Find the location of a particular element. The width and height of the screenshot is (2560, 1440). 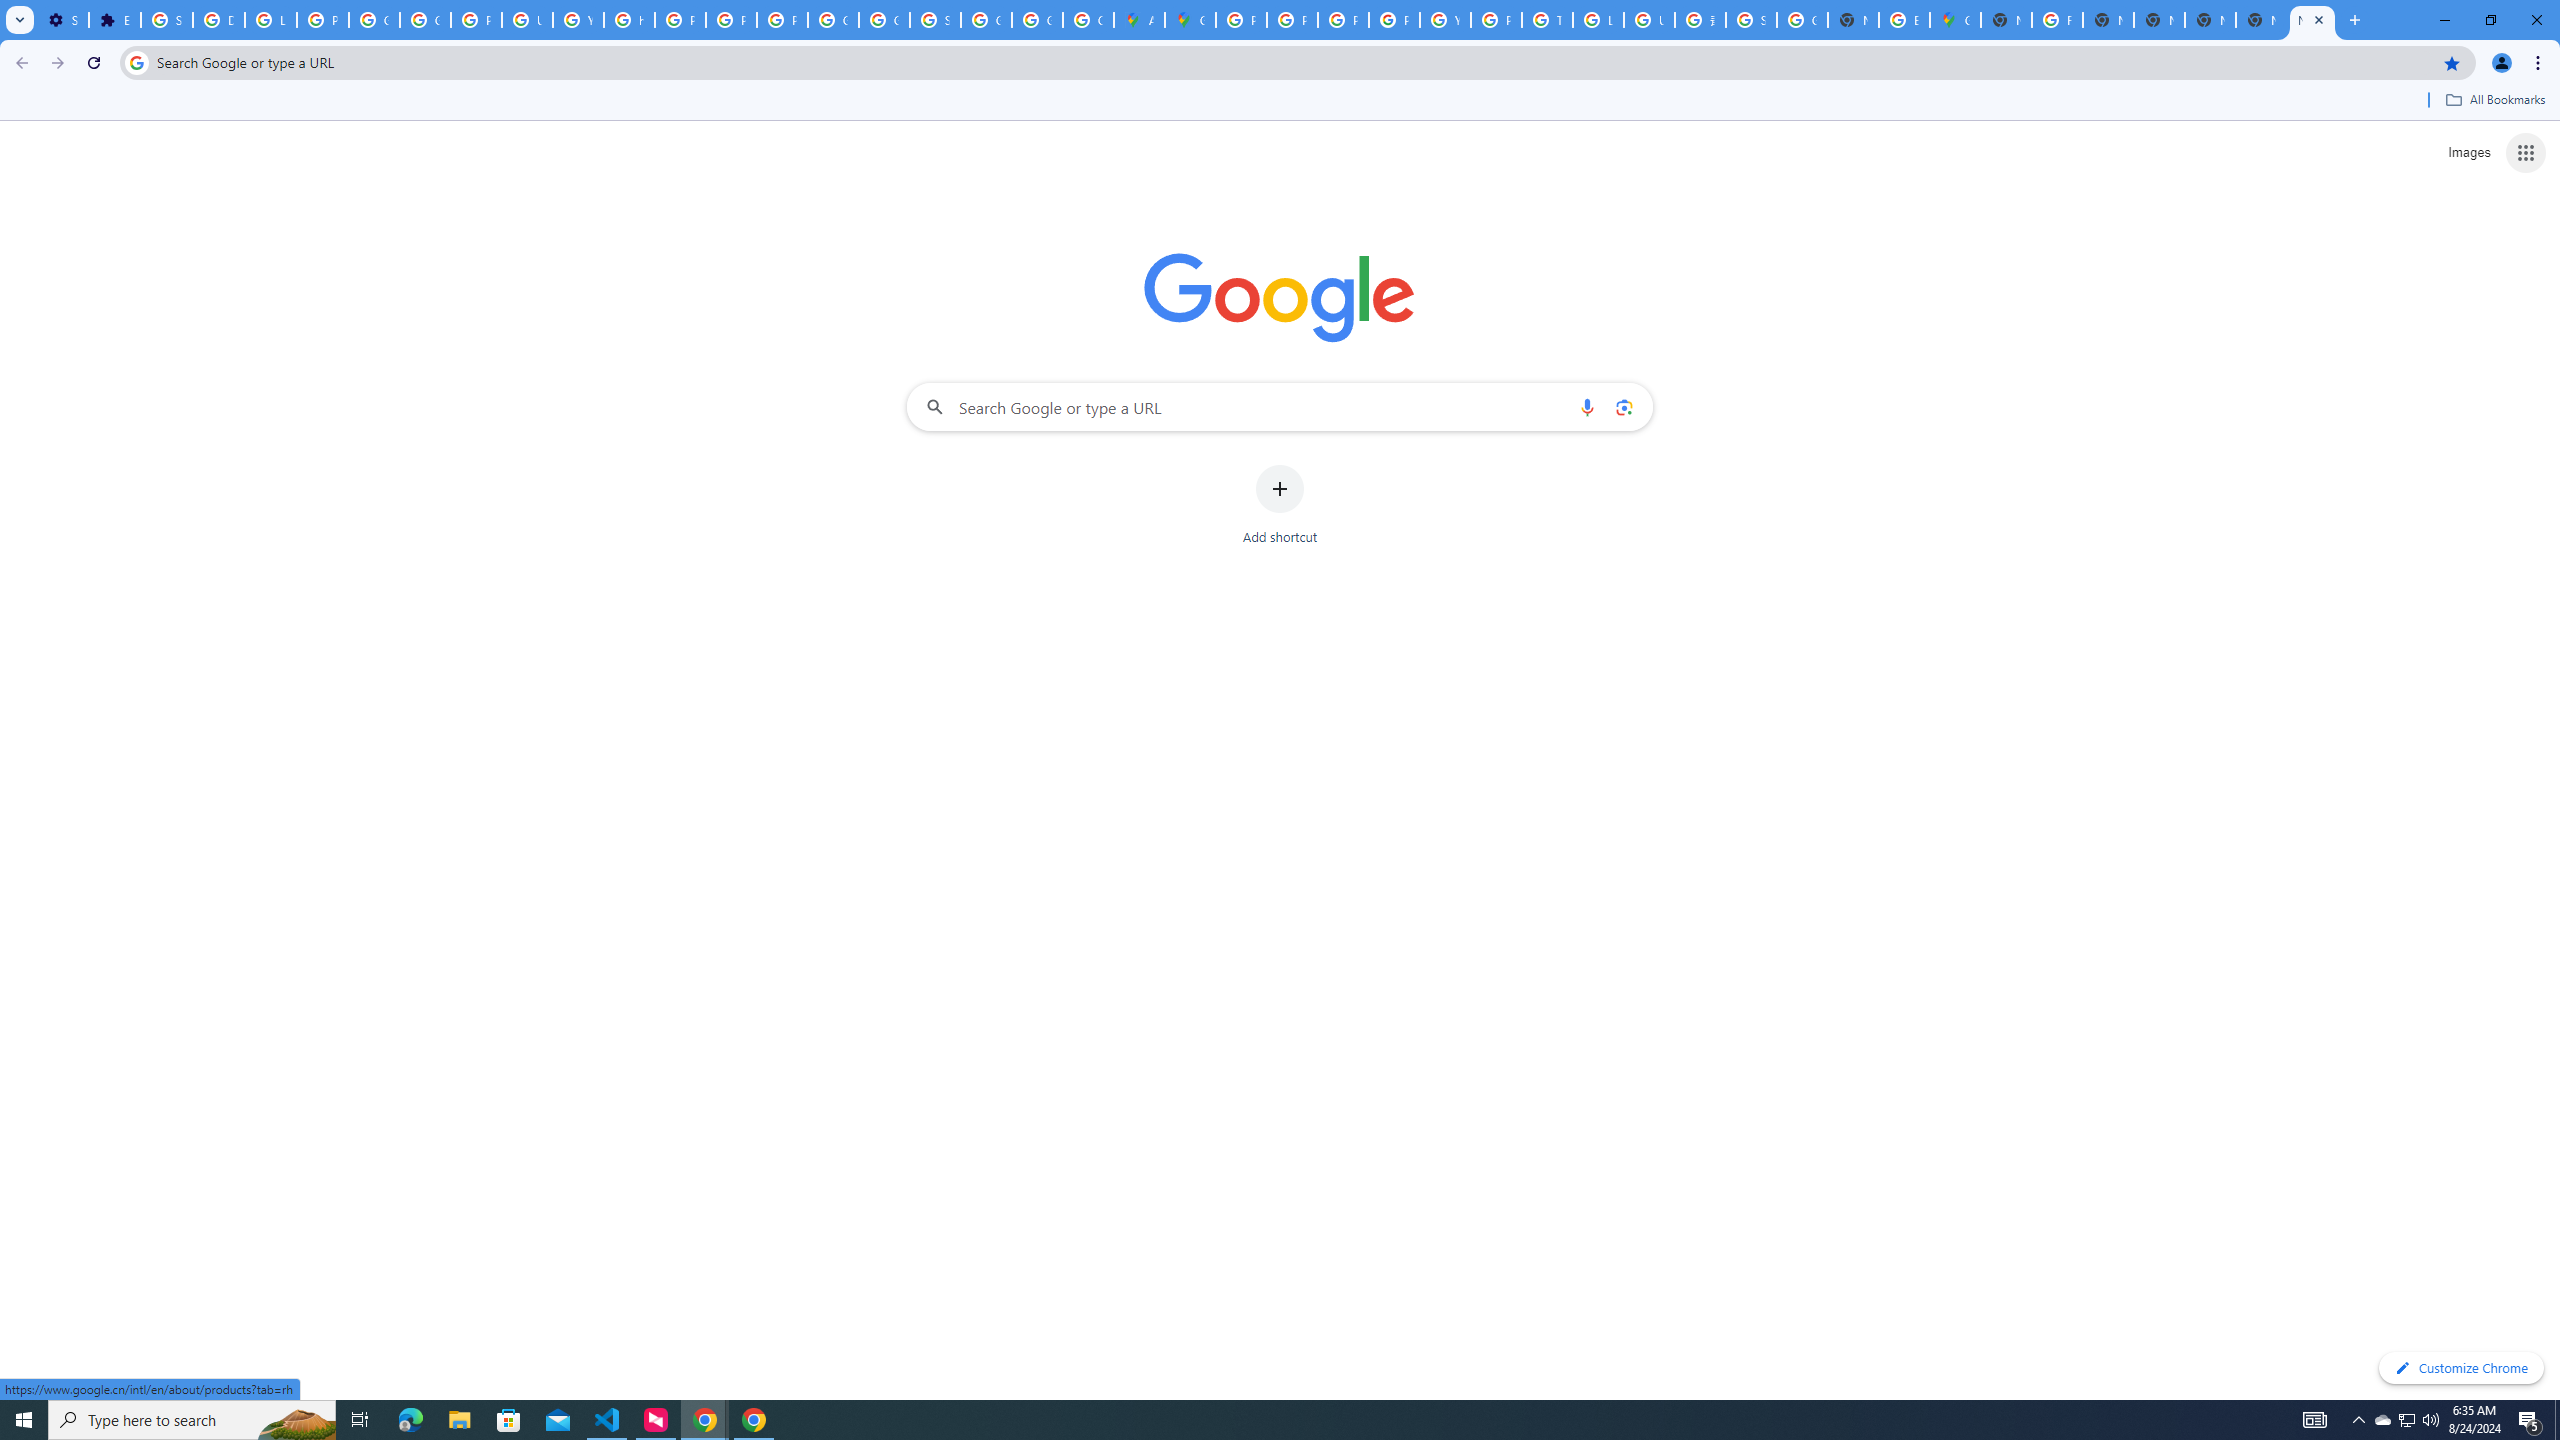

'Sign in - Google Accounts' is located at coordinates (167, 19).